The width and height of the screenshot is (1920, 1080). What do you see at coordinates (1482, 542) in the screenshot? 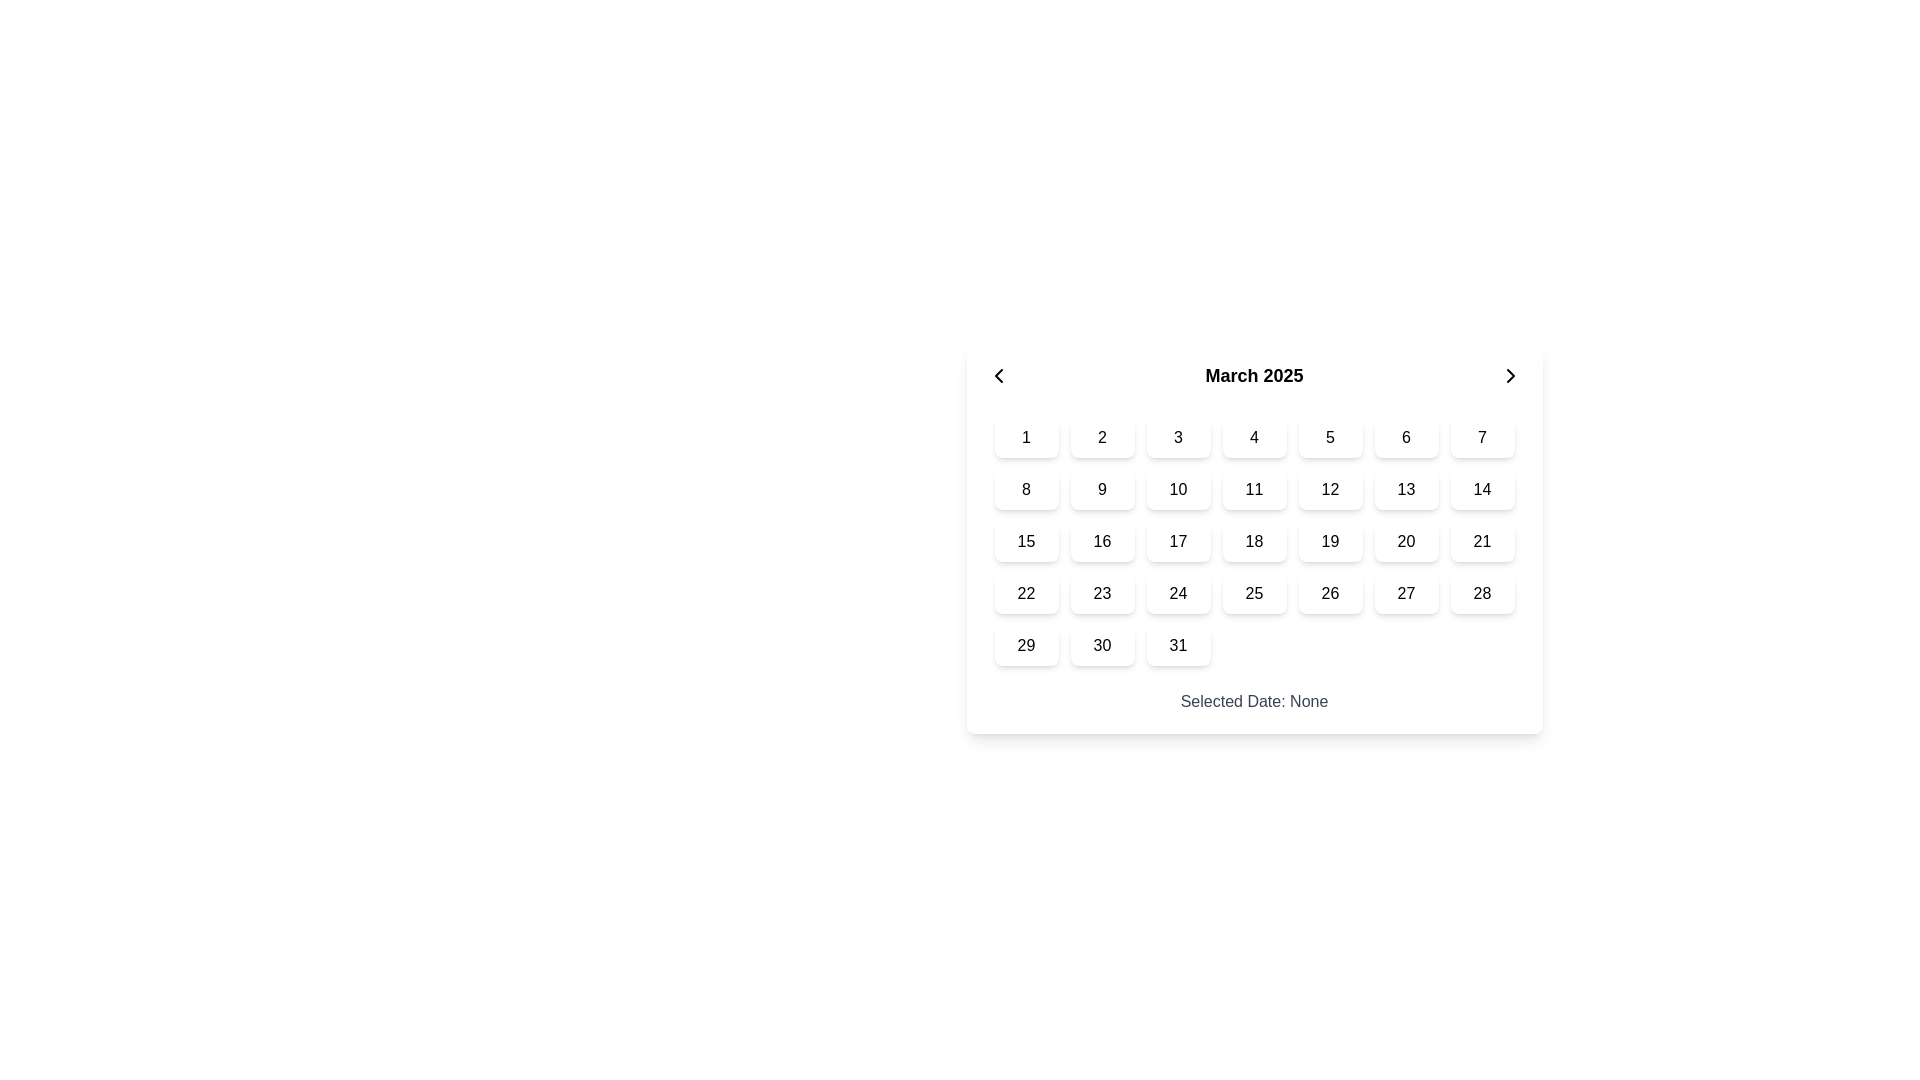
I see `the selectable button for the 21st day of the month in the calendar` at bounding box center [1482, 542].